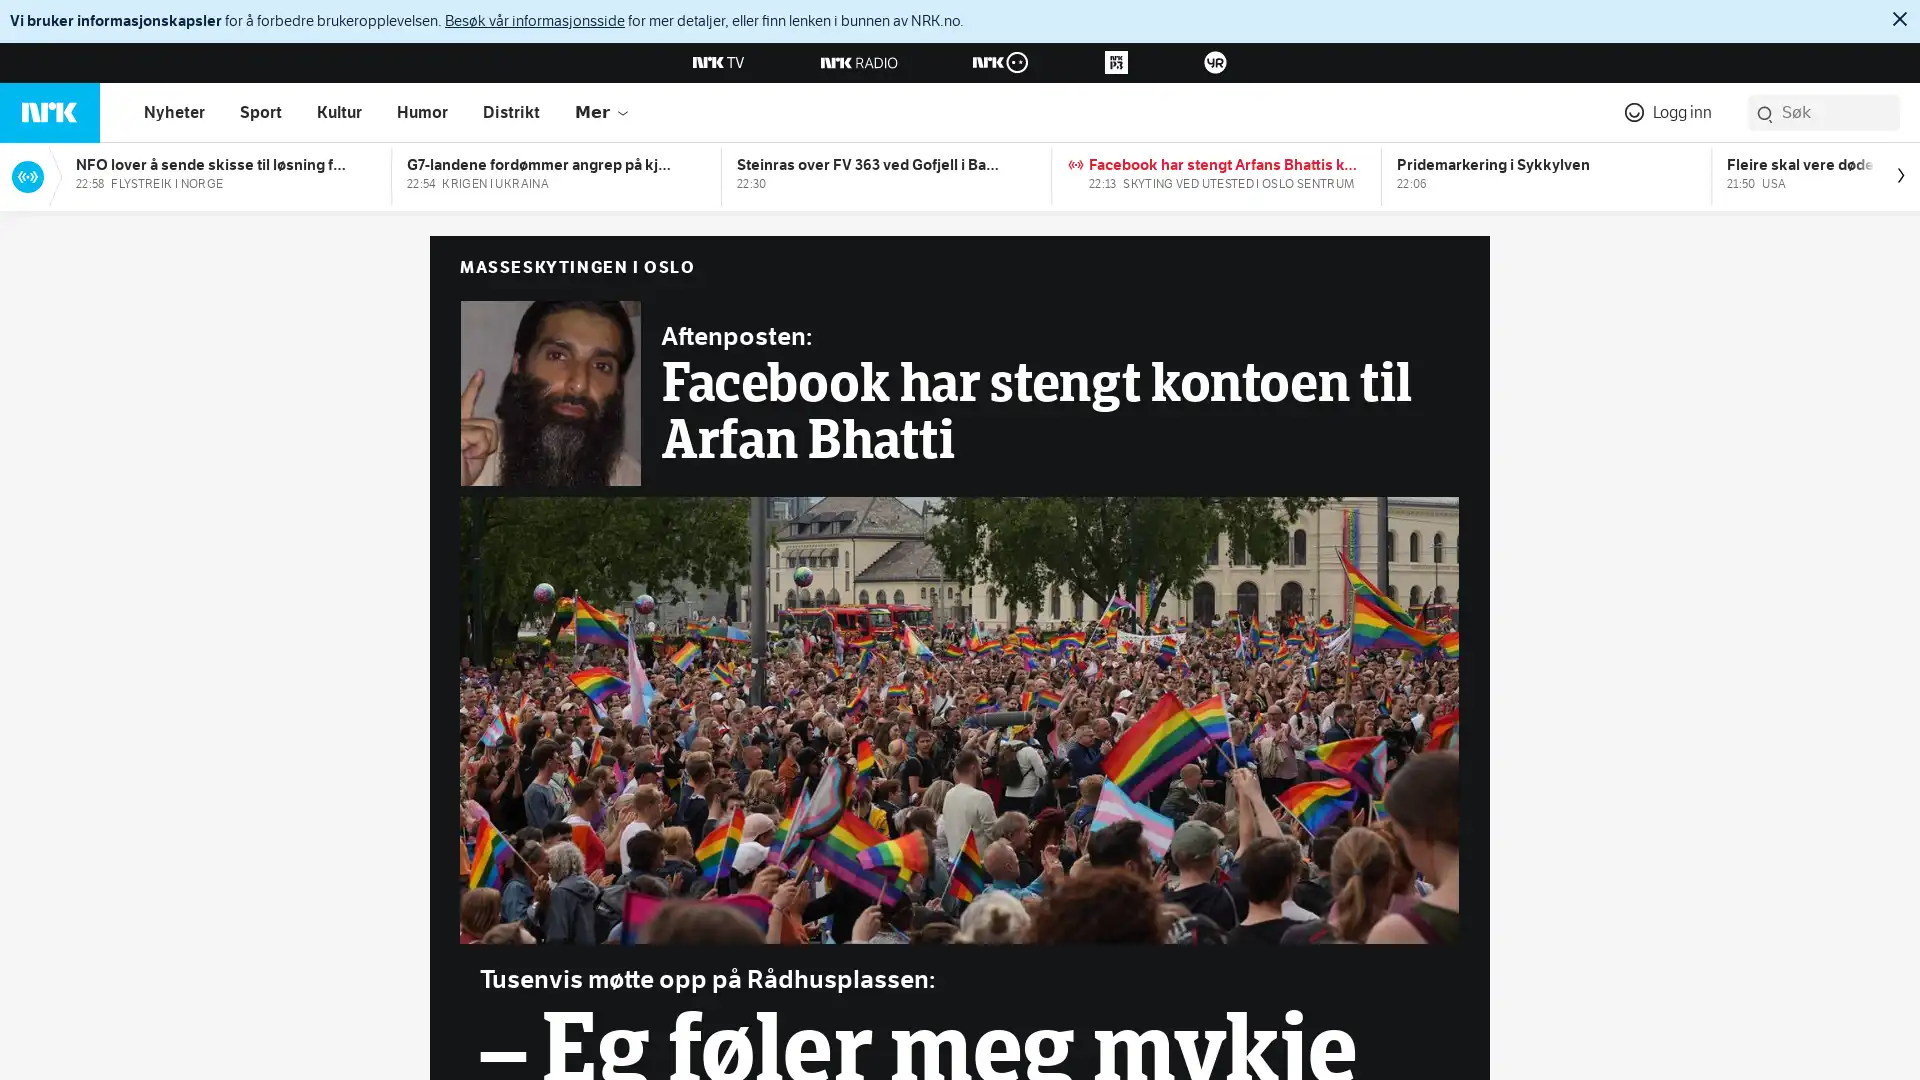 The height and width of the screenshot is (1080, 1920). What do you see at coordinates (886, 172) in the screenshot?
I see `Steinras over FV 363 ved Gofjell i Bamle PUBLISERT KLOKKEN 22:30` at bounding box center [886, 172].